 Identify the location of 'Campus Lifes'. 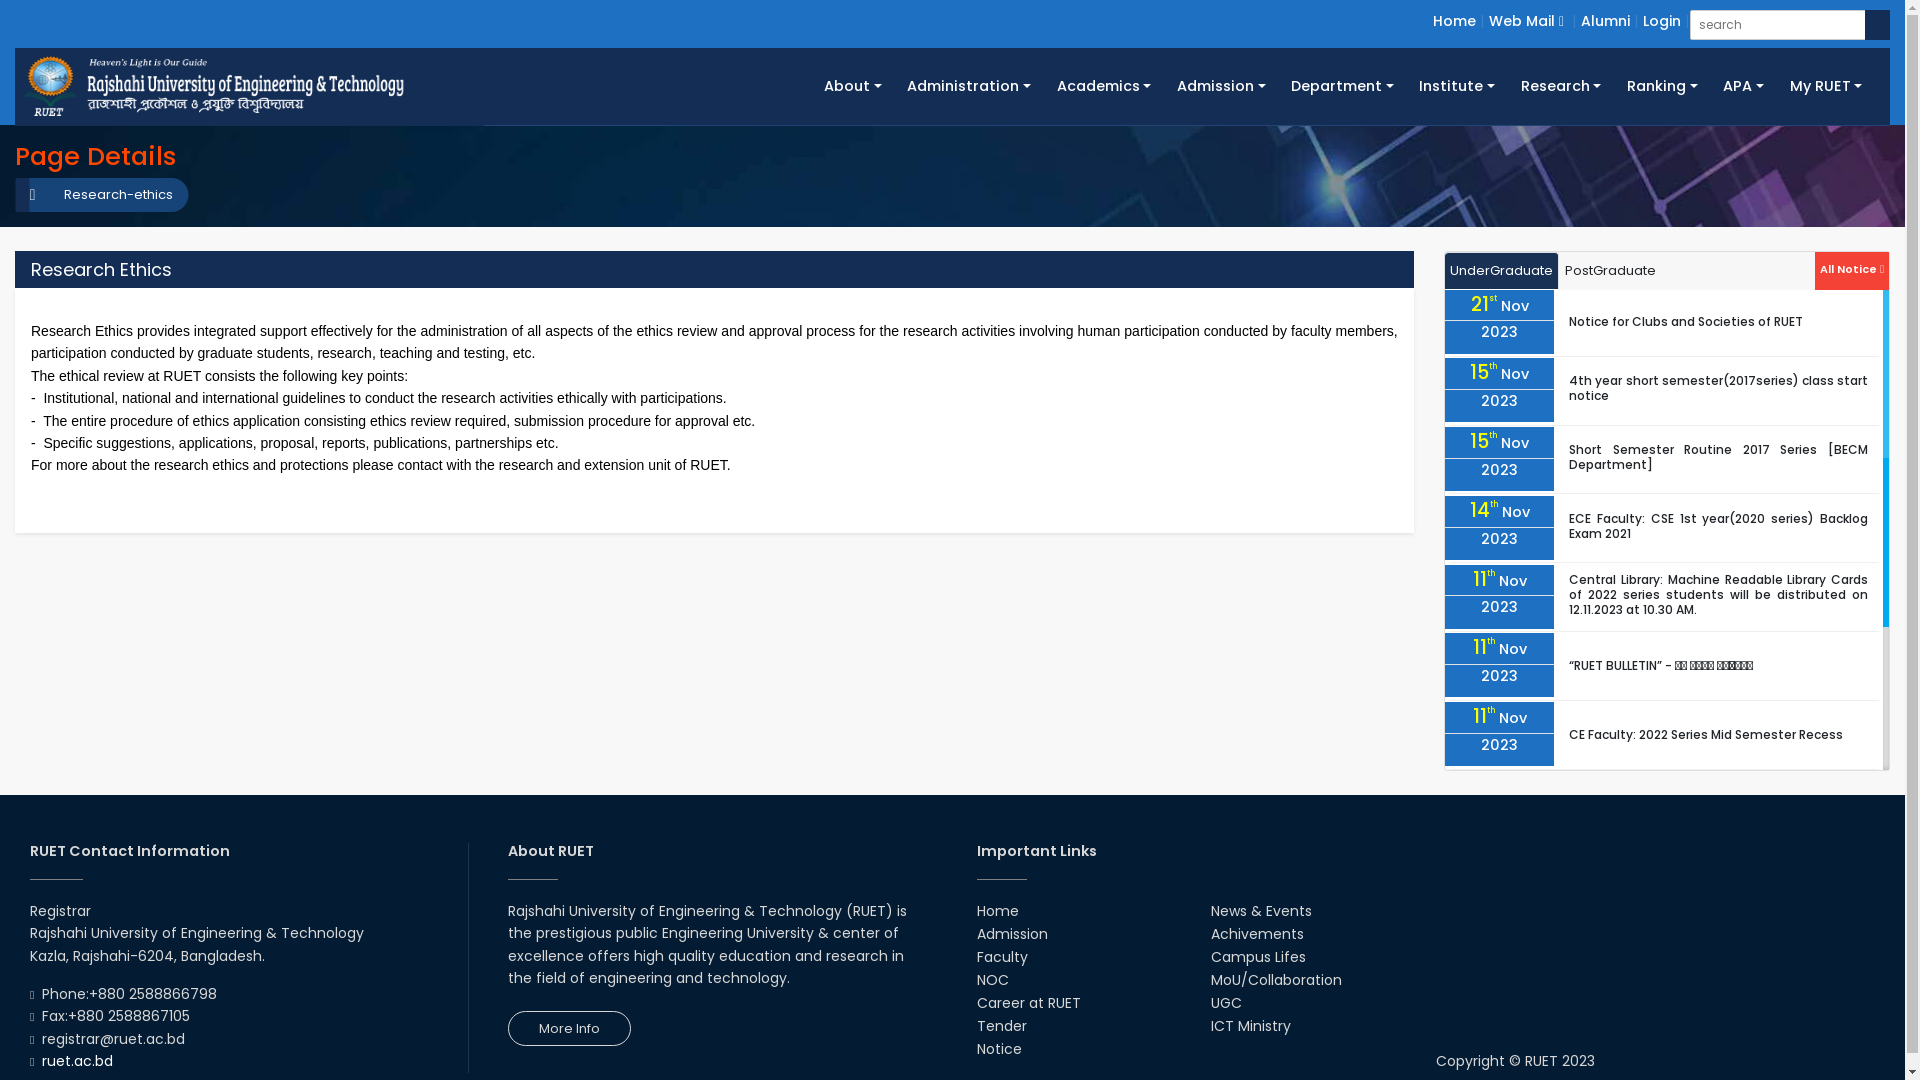
(1257, 955).